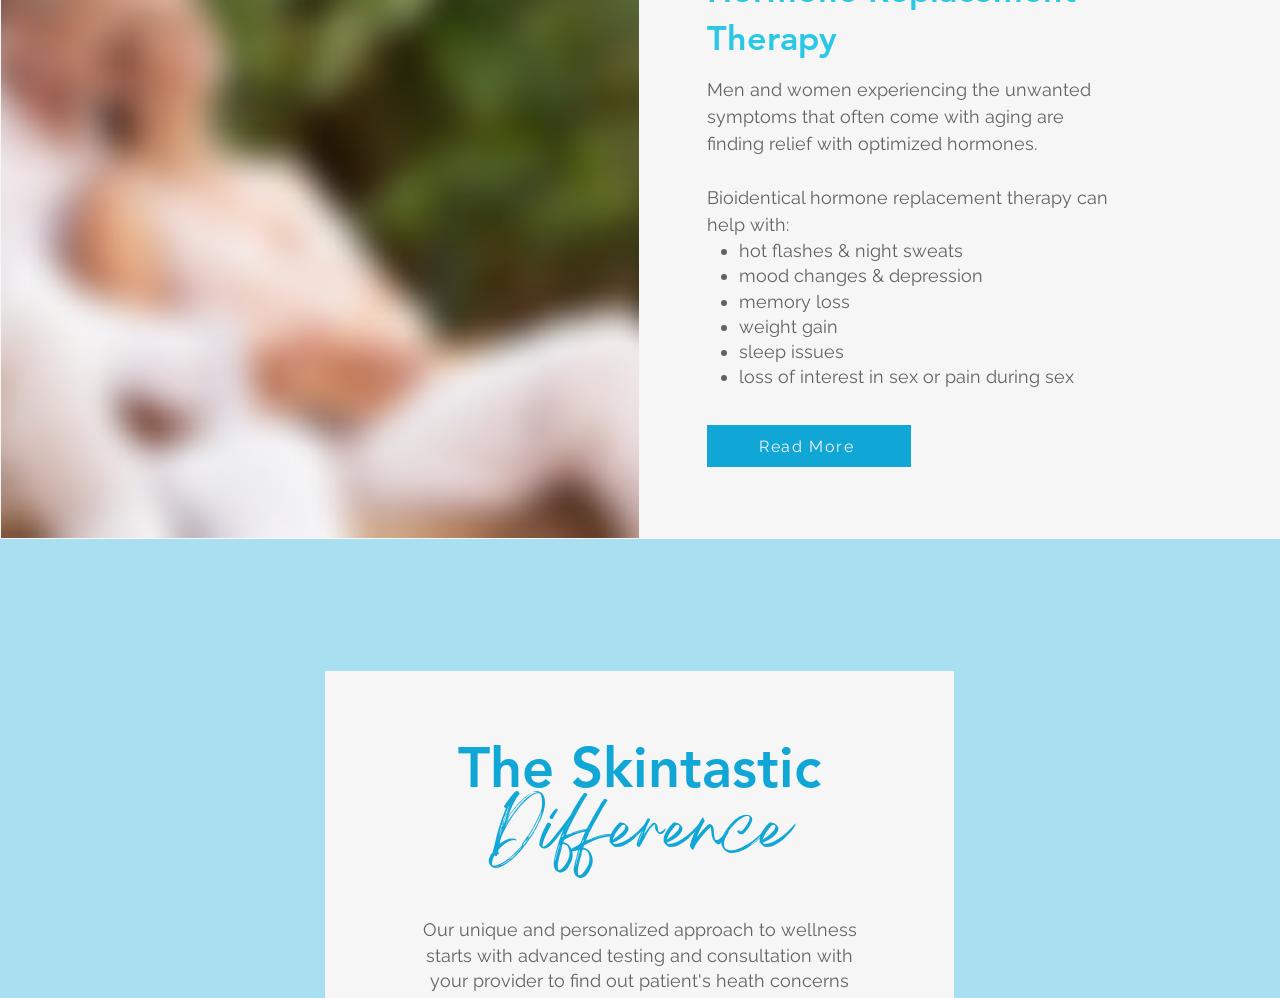 The image size is (1280, 998). What do you see at coordinates (637, 766) in the screenshot?
I see `'The Skintastic'` at bounding box center [637, 766].